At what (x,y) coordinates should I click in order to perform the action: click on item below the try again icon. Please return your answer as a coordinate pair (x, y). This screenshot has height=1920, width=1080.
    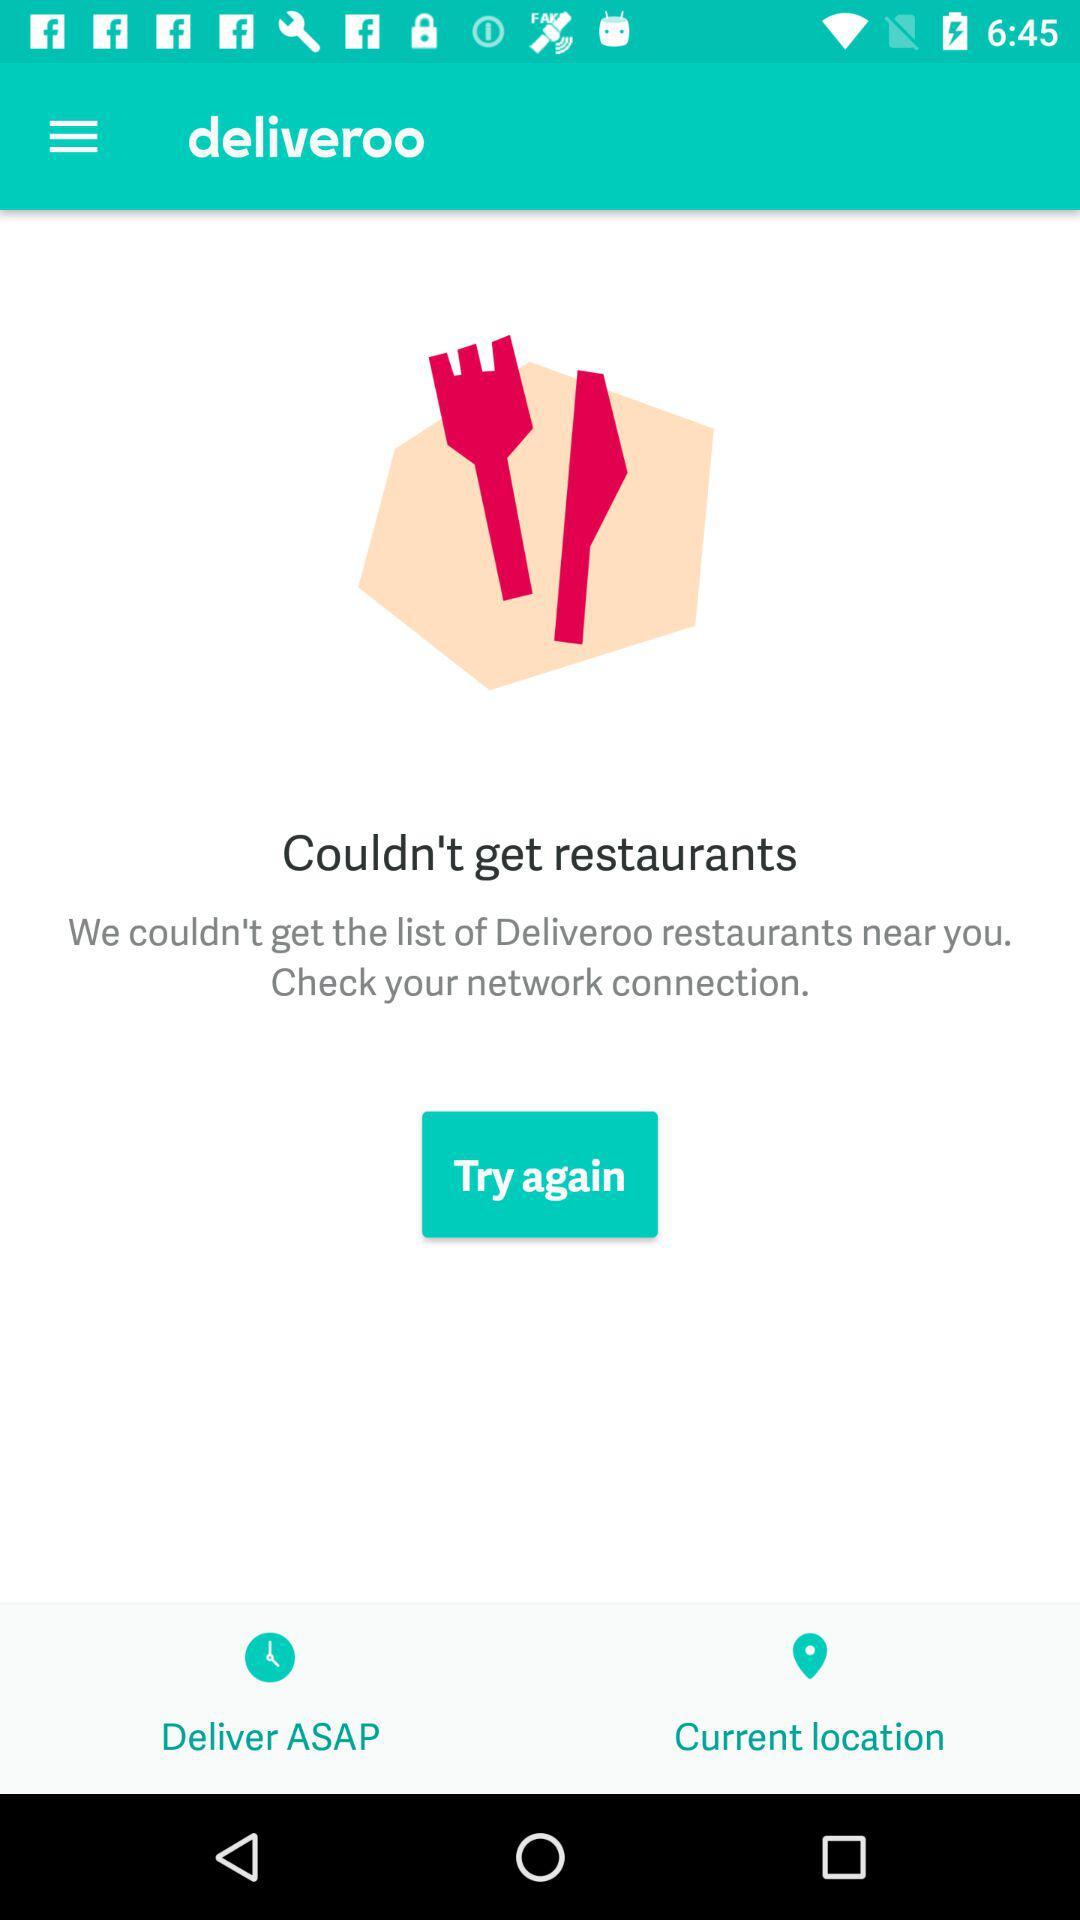
    Looking at the image, I should click on (270, 1698).